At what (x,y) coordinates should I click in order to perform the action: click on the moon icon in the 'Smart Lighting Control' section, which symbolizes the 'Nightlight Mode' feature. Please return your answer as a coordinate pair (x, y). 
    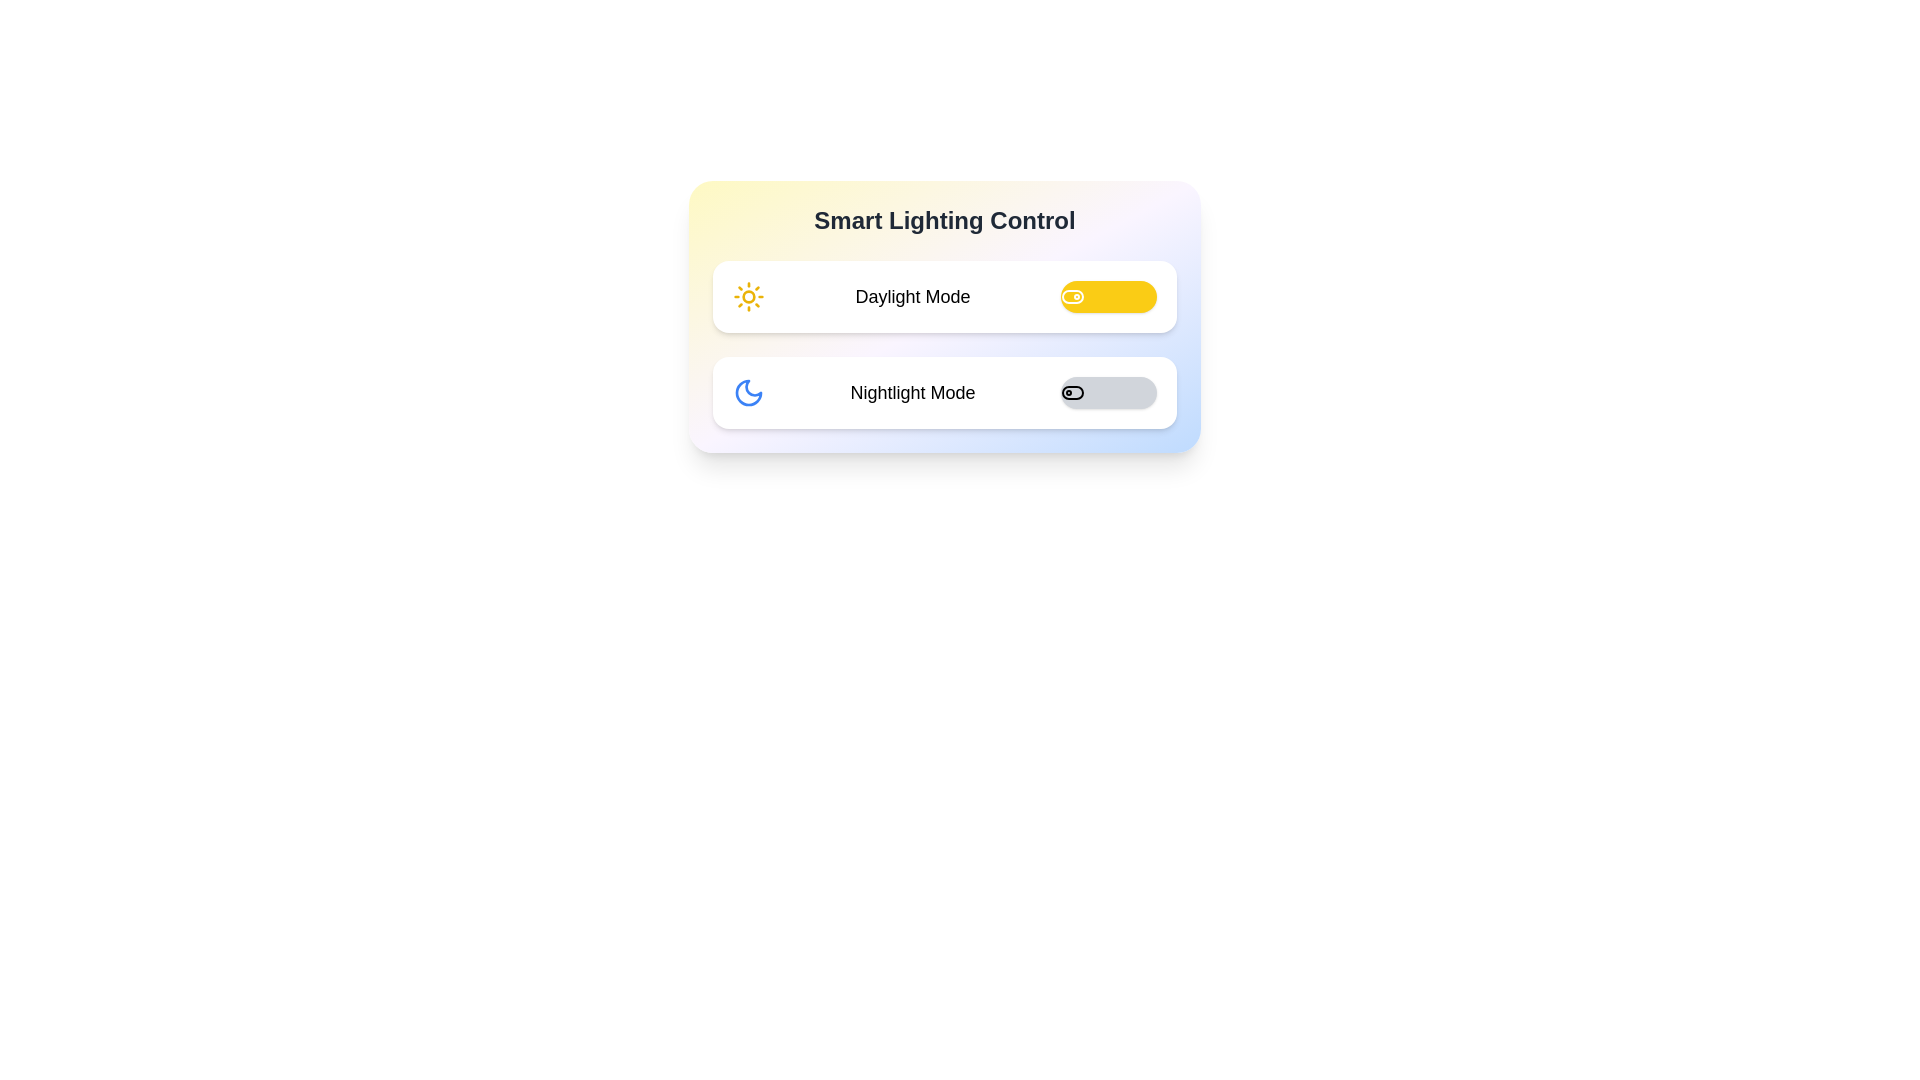
    Looking at the image, I should click on (747, 393).